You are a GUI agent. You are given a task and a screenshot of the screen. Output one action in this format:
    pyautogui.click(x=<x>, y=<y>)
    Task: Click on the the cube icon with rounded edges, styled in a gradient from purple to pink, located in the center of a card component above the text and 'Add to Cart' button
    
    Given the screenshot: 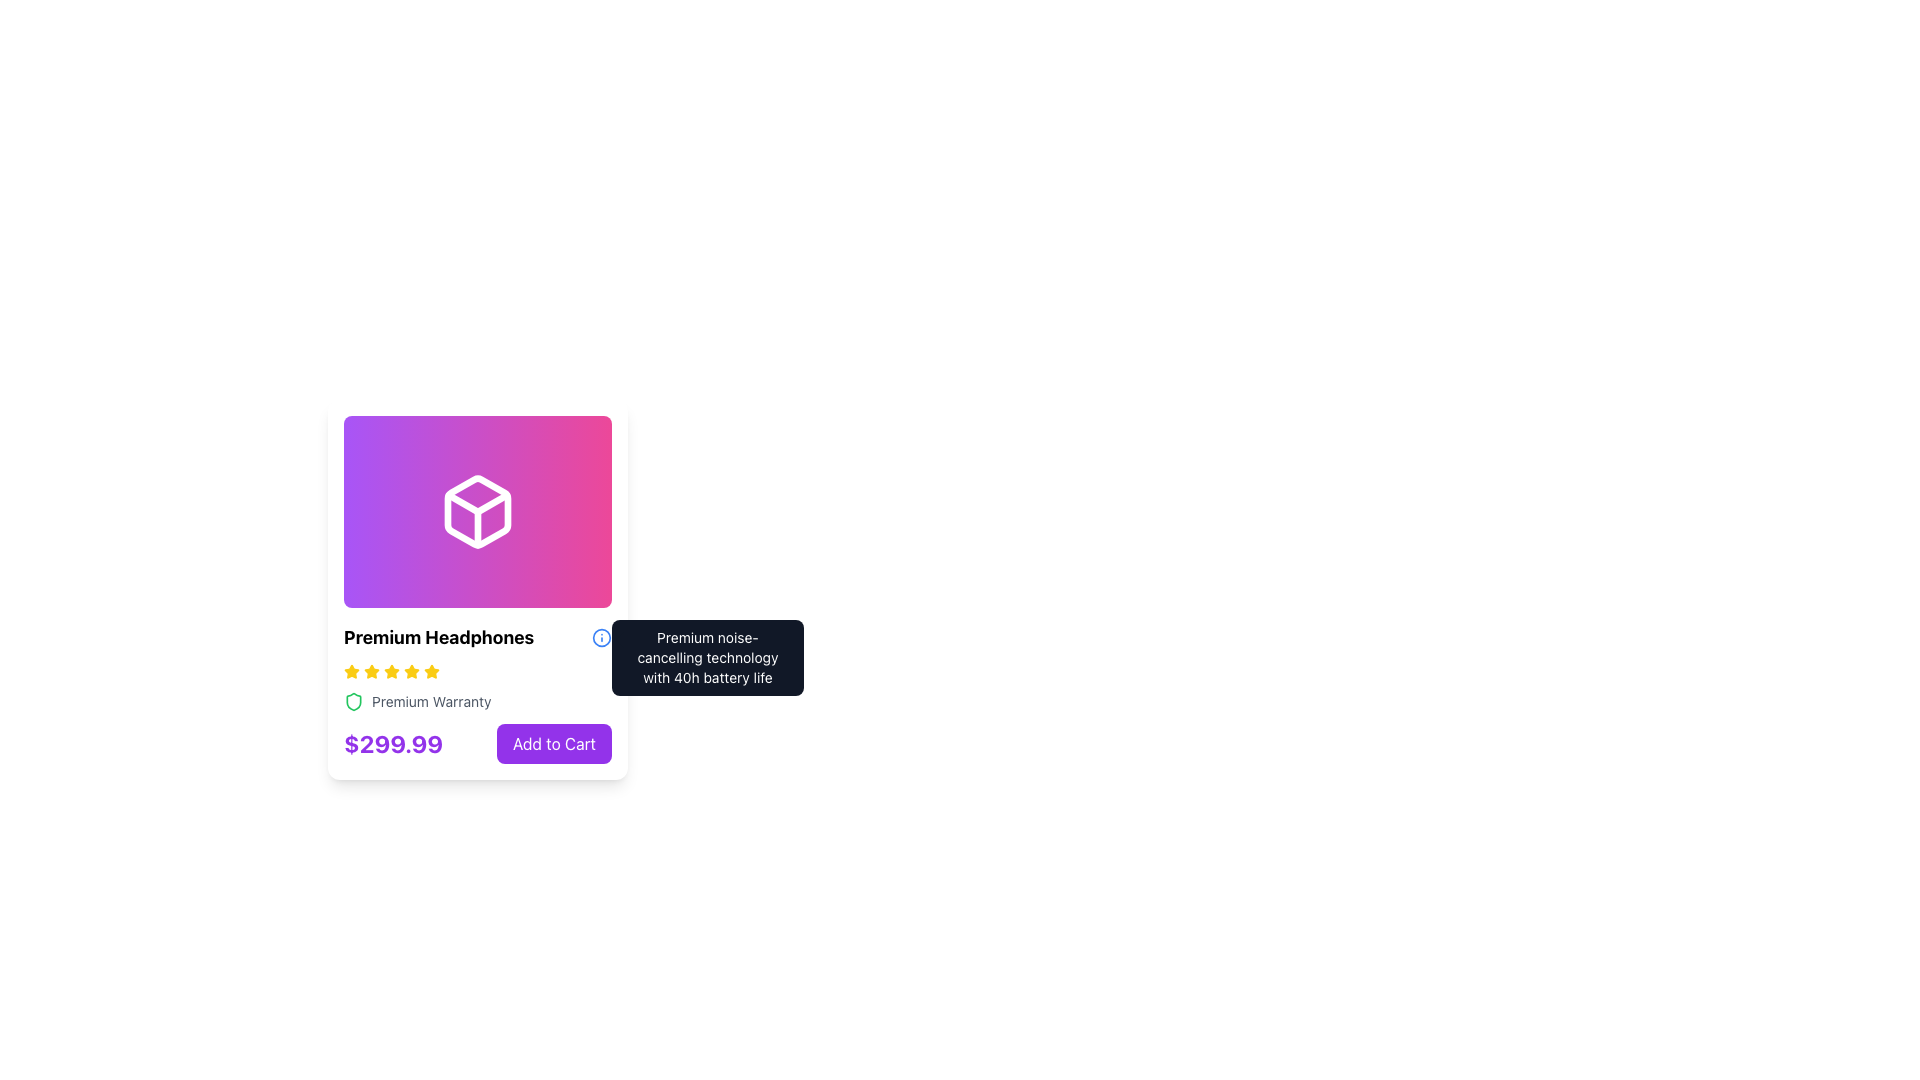 What is the action you would take?
    pyautogui.click(x=477, y=511)
    